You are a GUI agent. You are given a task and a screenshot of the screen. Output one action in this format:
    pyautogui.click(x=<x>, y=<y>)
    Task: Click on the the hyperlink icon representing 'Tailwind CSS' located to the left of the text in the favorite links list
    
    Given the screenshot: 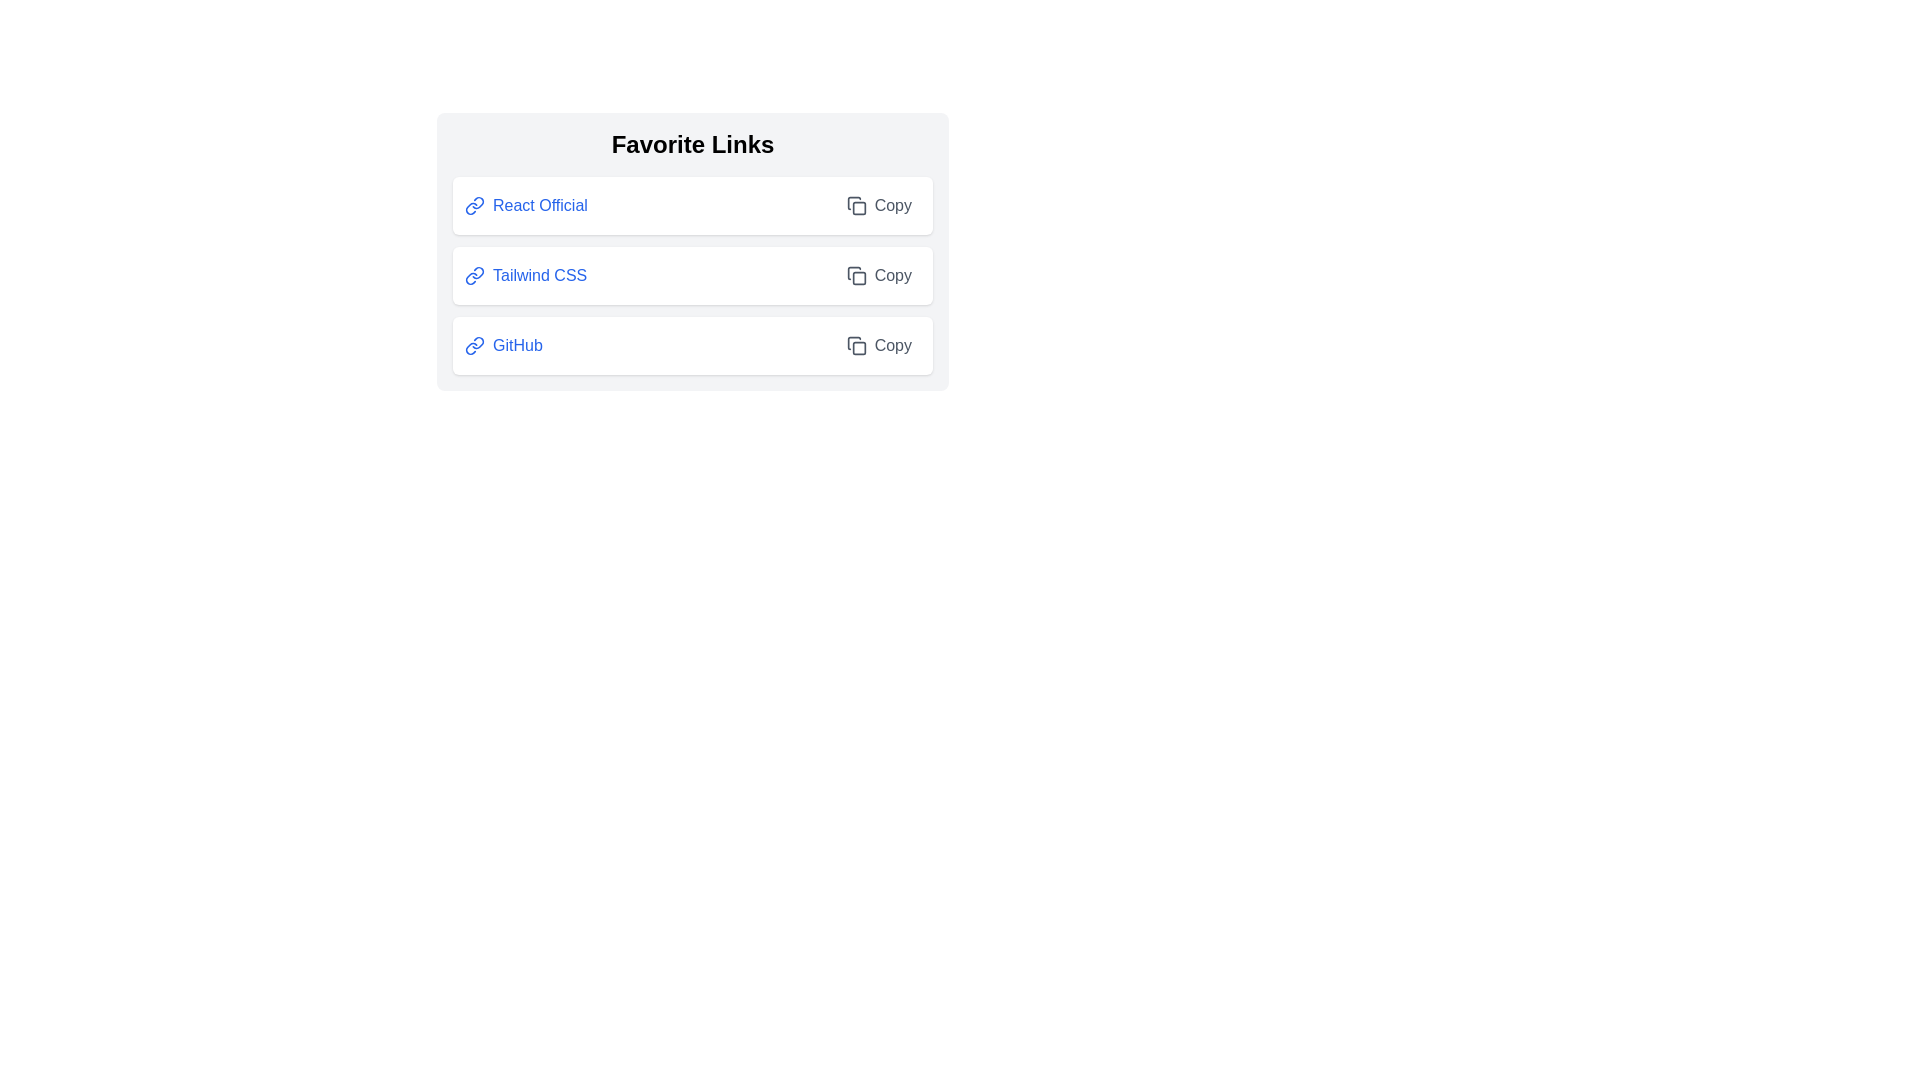 What is the action you would take?
    pyautogui.click(x=474, y=276)
    